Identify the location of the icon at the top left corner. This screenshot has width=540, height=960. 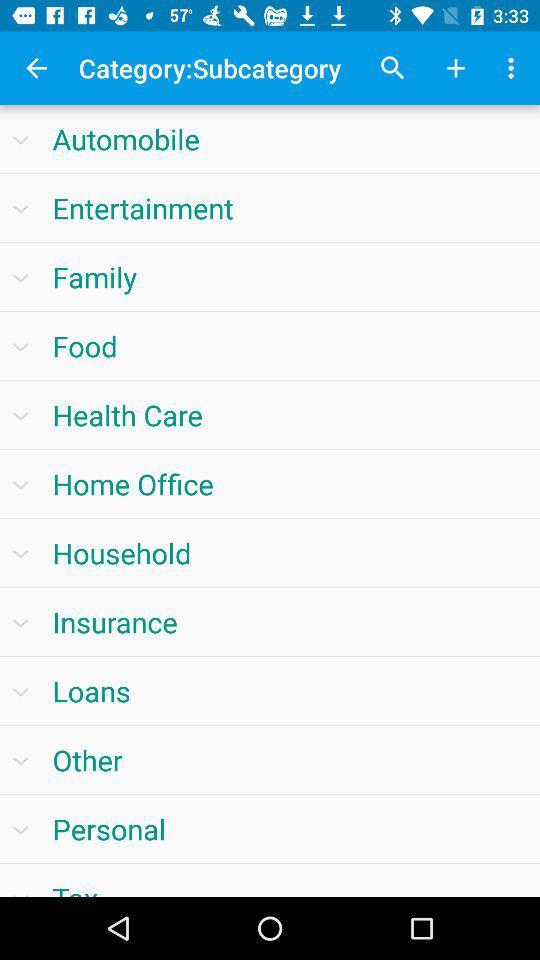
(36, 68).